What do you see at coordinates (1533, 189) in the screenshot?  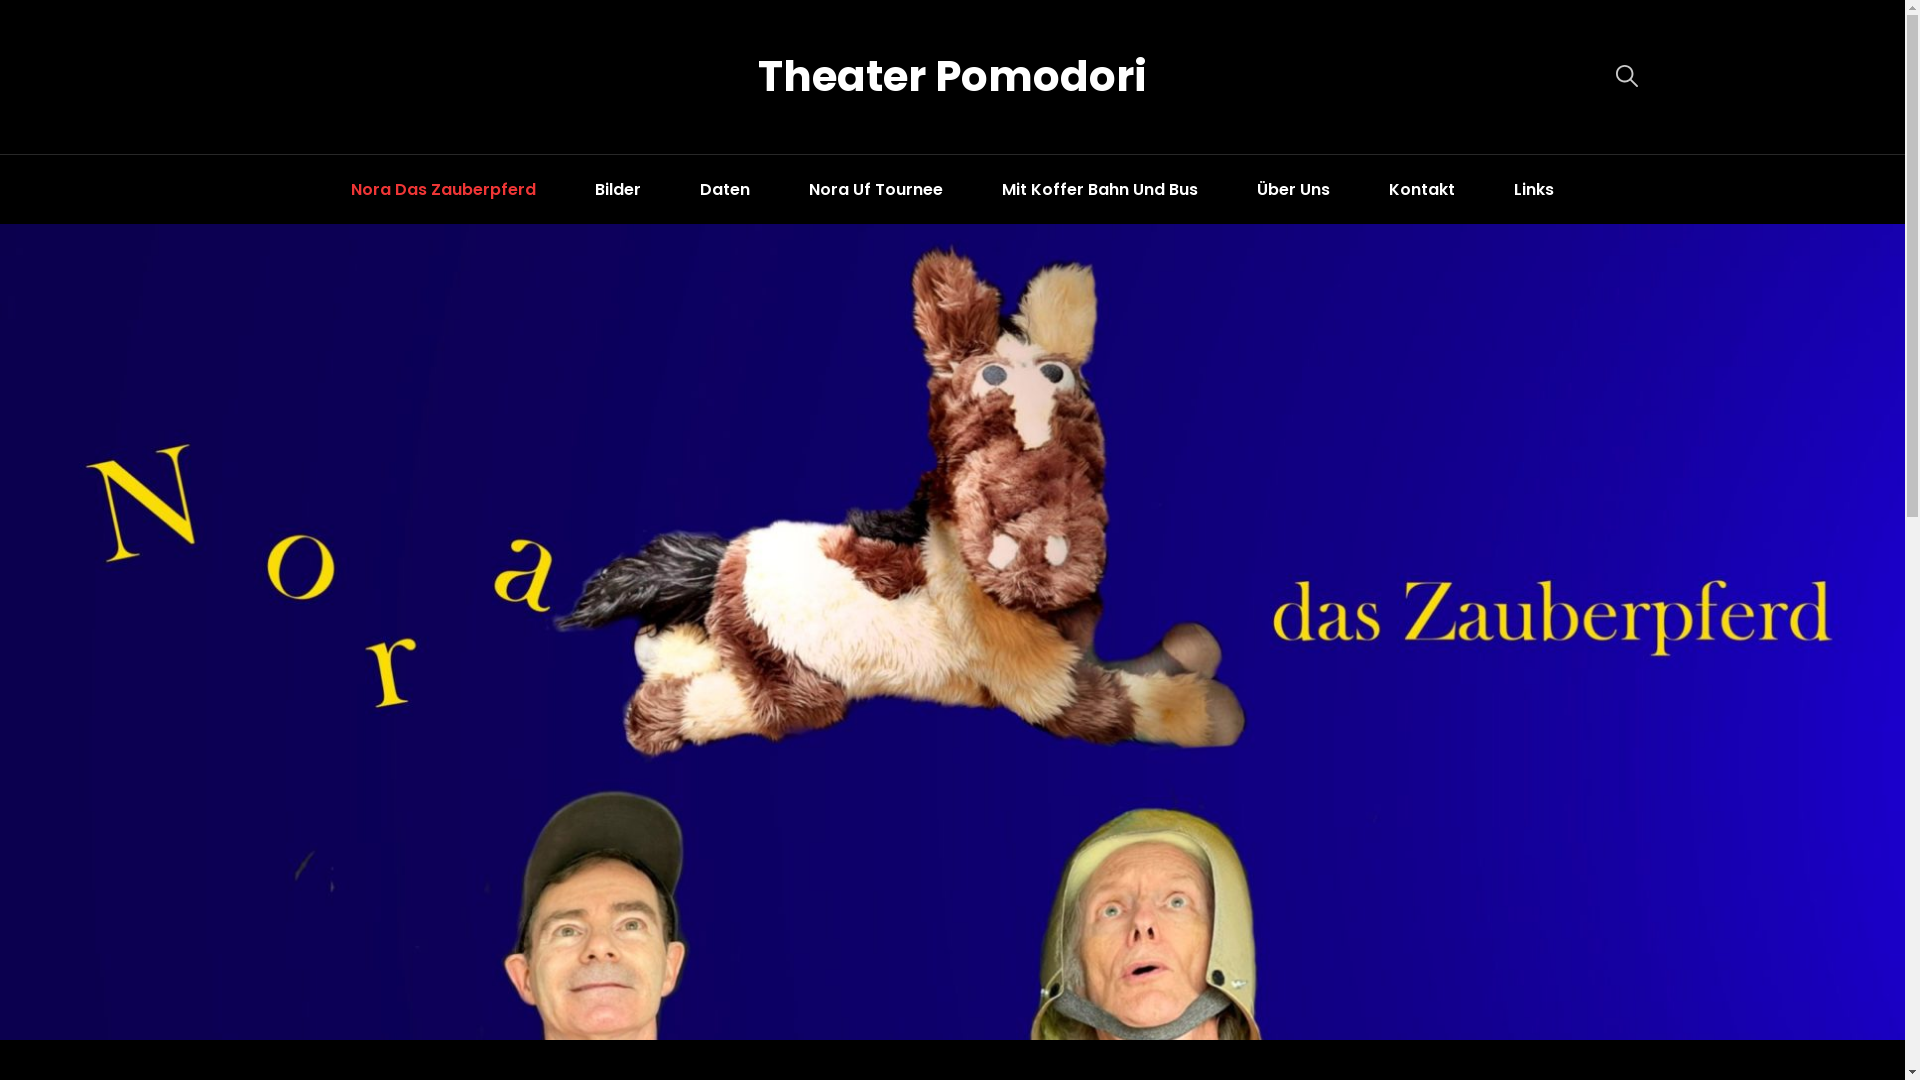 I see `'Links'` at bounding box center [1533, 189].